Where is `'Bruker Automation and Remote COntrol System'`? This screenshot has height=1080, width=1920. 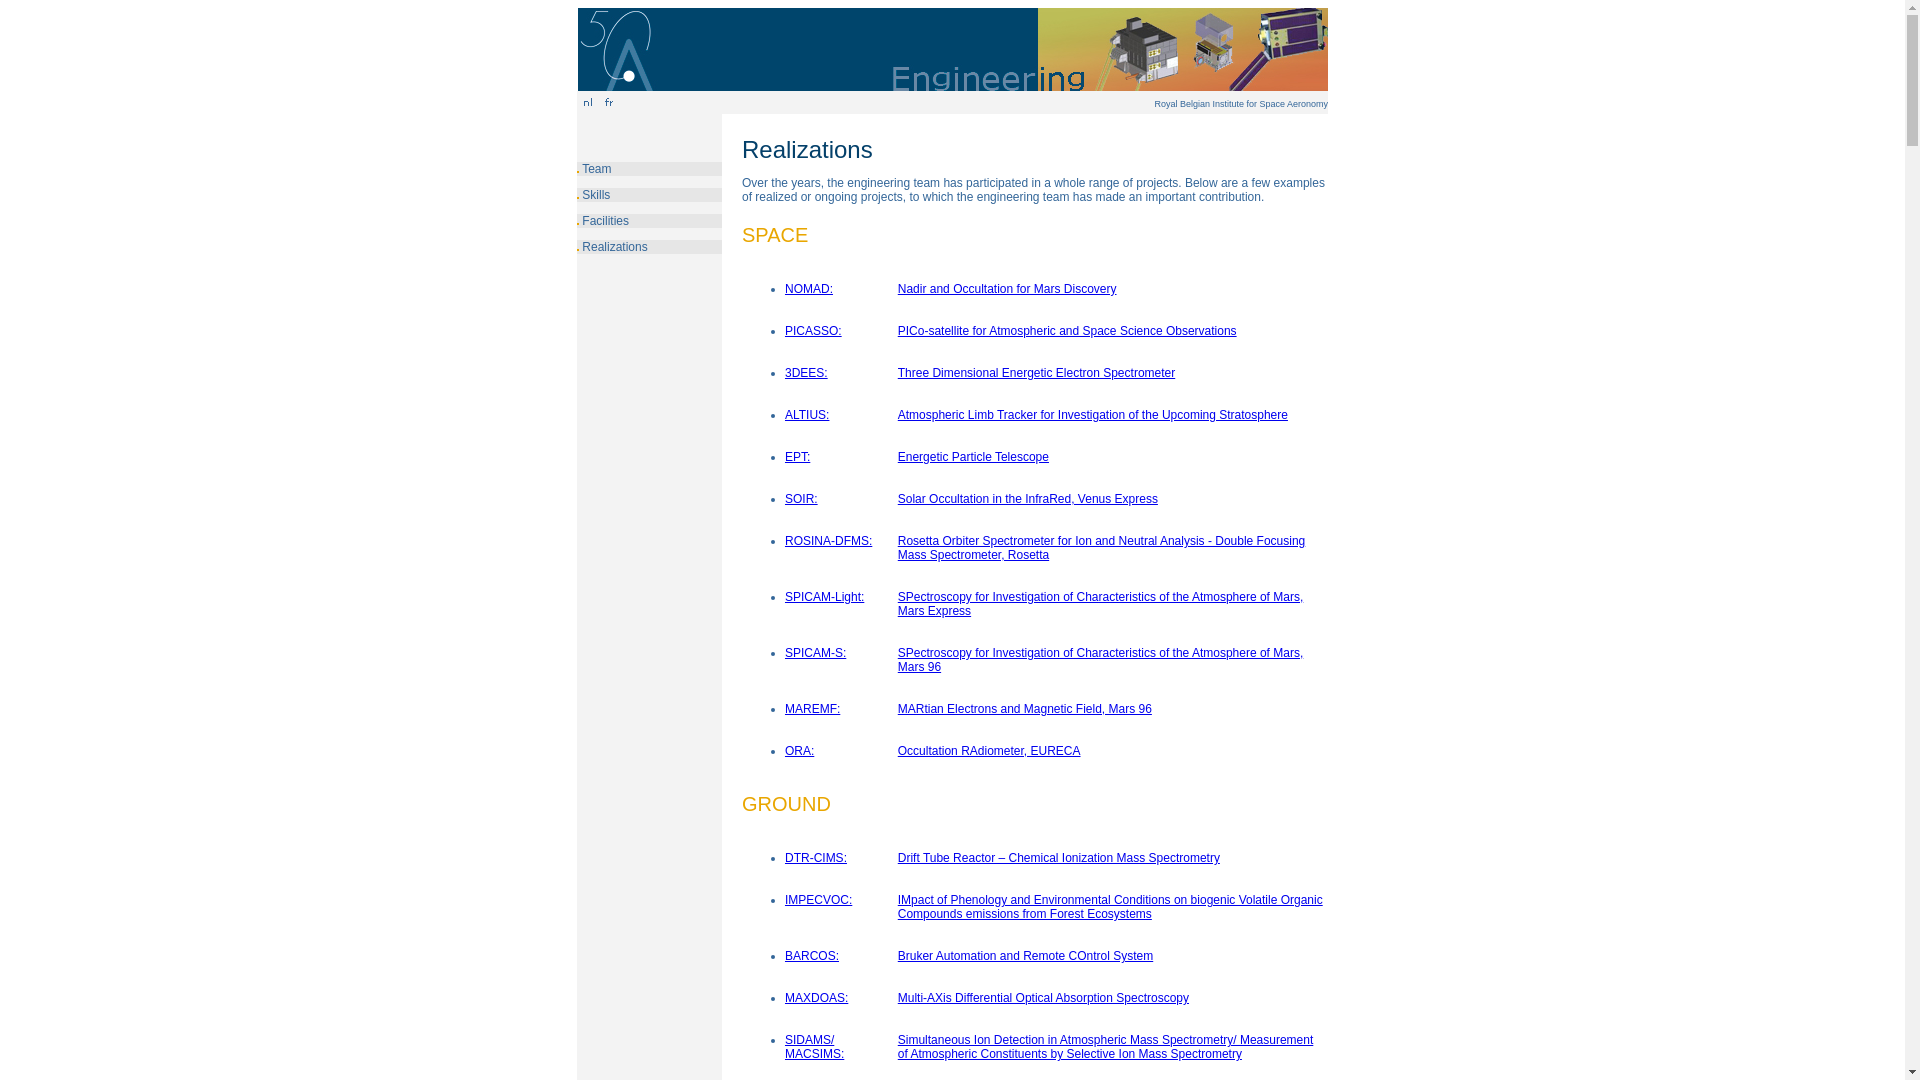
'Bruker Automation and Remote COntrol System' is located at coordinates (896, 955).